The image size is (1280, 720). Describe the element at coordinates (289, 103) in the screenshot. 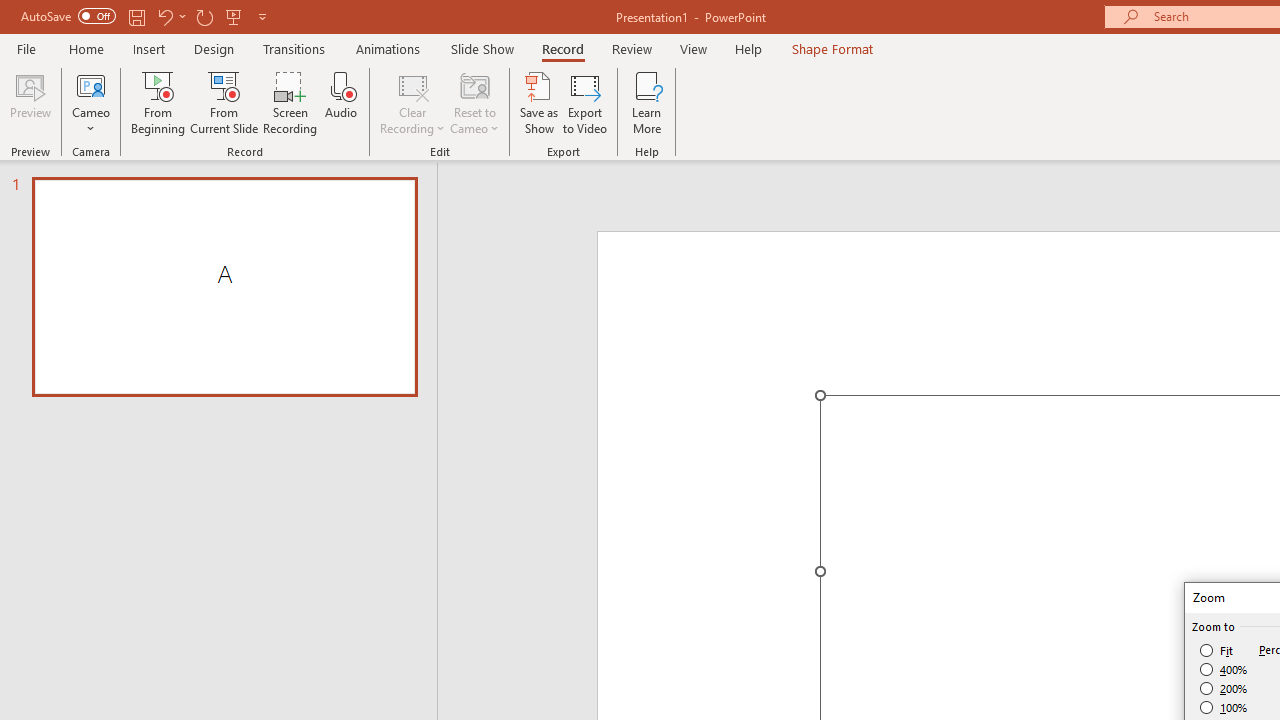

I see `'Screen Recording'` at that location.